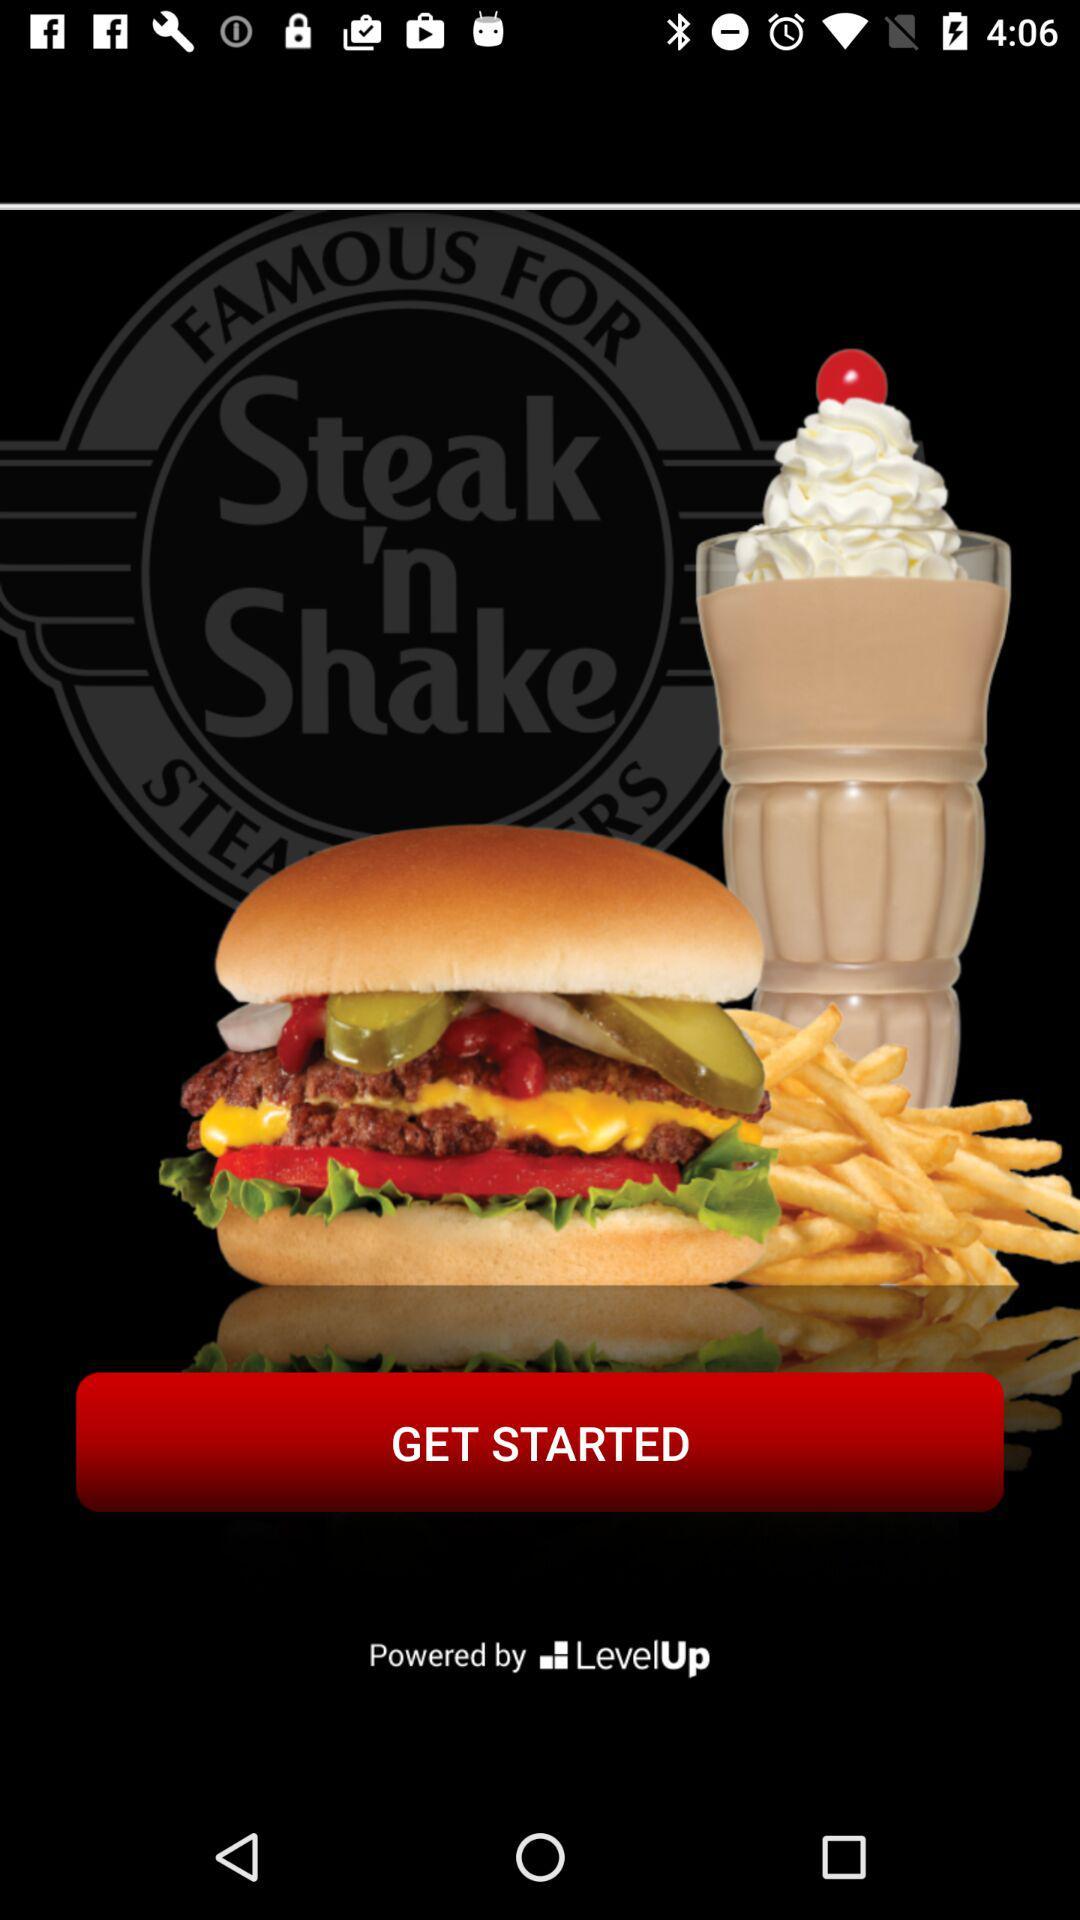 The width and height of the screenshot is (1080, 1920). Describe the element at coordinates (540, 1442) in the screenshot. I see `the get started item` at that location.